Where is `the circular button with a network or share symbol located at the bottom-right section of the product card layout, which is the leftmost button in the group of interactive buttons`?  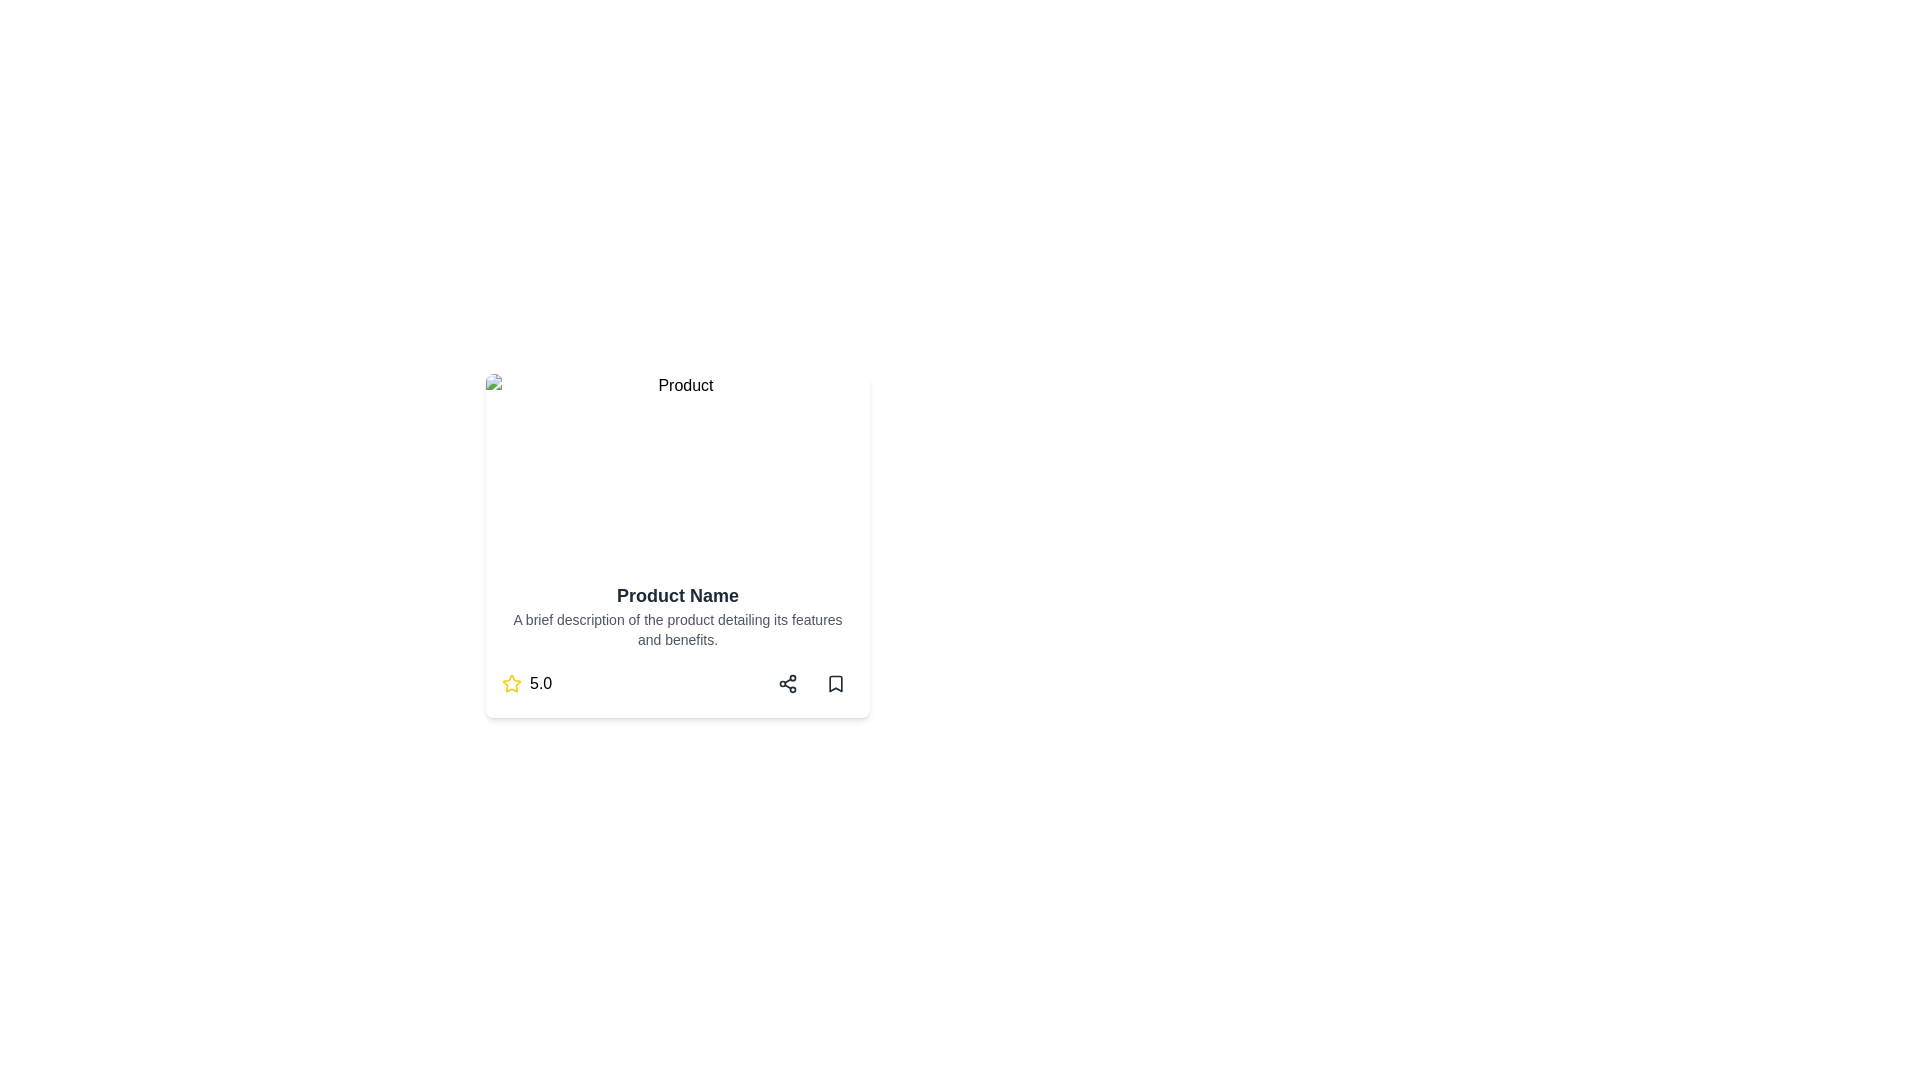 the circular button with a network or share symbol located at the bottom-right section of the product card layout, which is the leftmost button in the group of interactive buttons is located at coordinates (786, 682).